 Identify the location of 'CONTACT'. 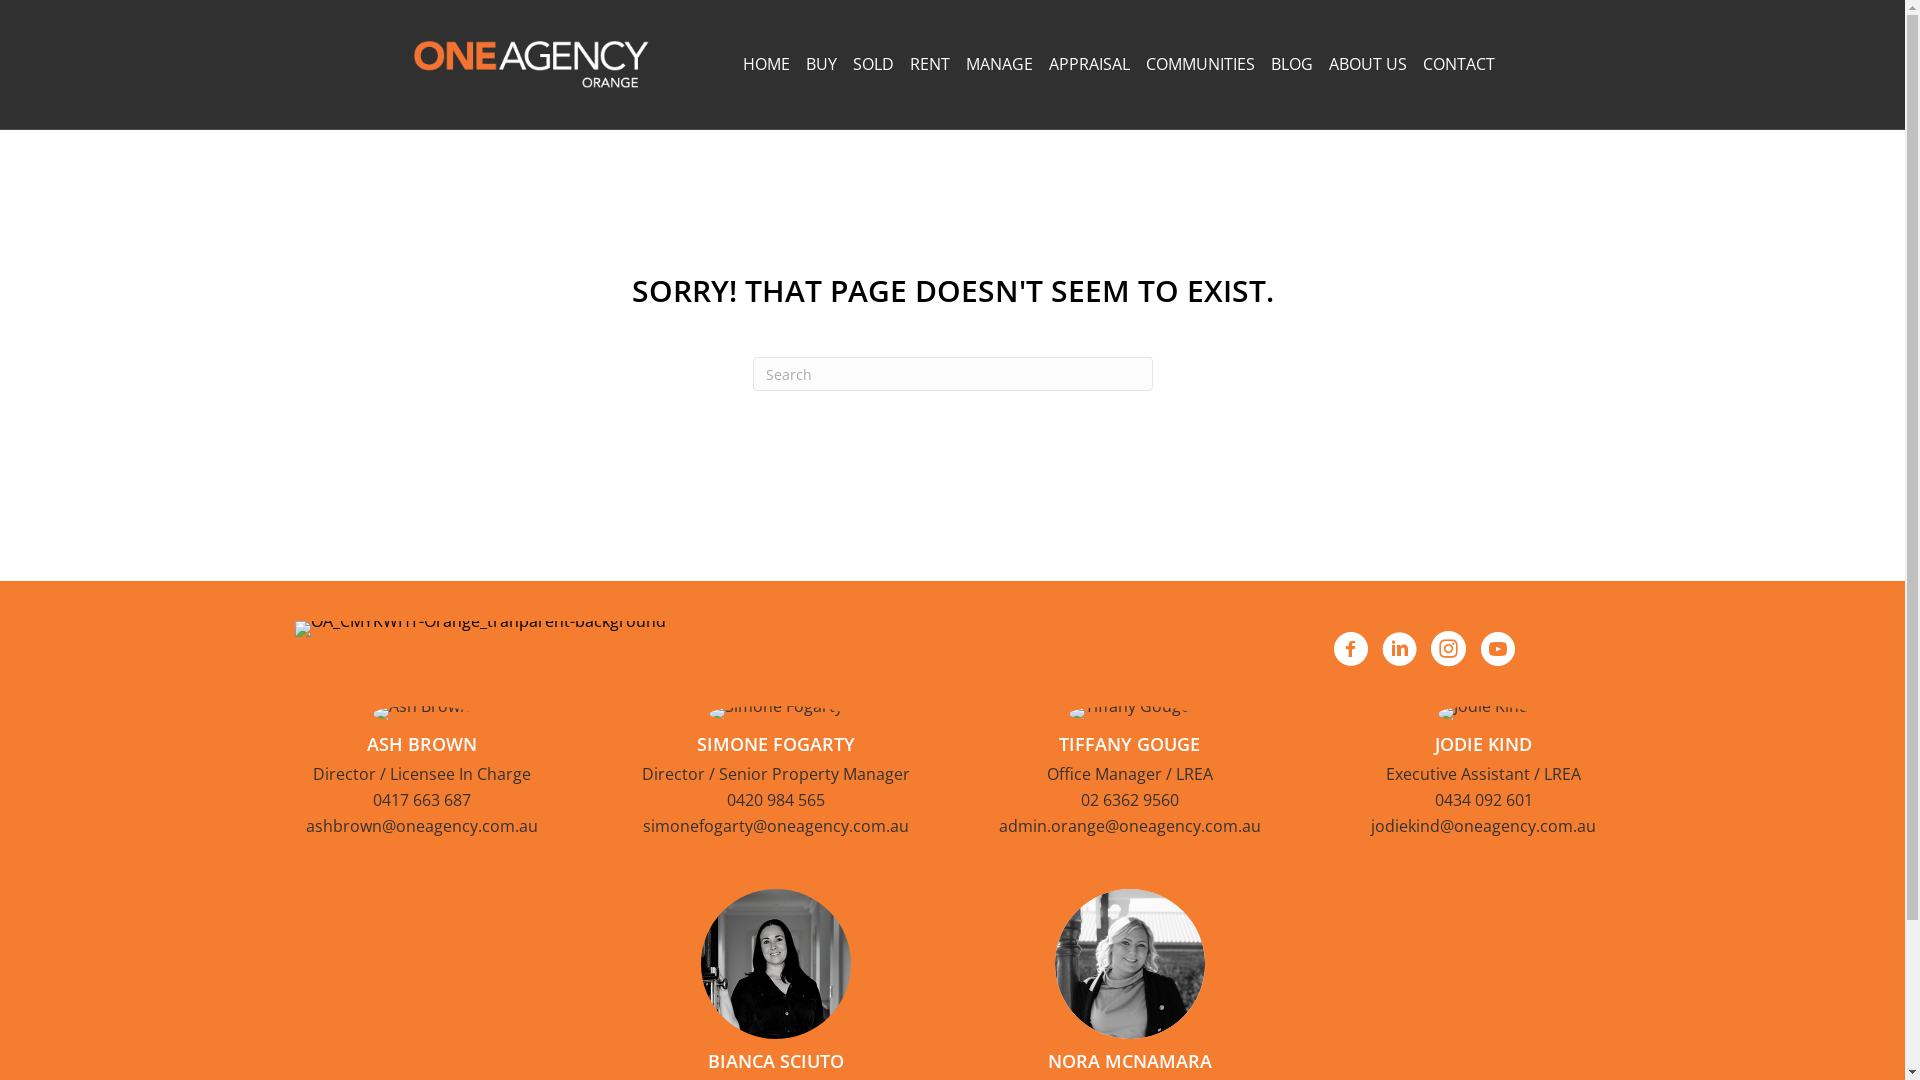
(1458, 63).